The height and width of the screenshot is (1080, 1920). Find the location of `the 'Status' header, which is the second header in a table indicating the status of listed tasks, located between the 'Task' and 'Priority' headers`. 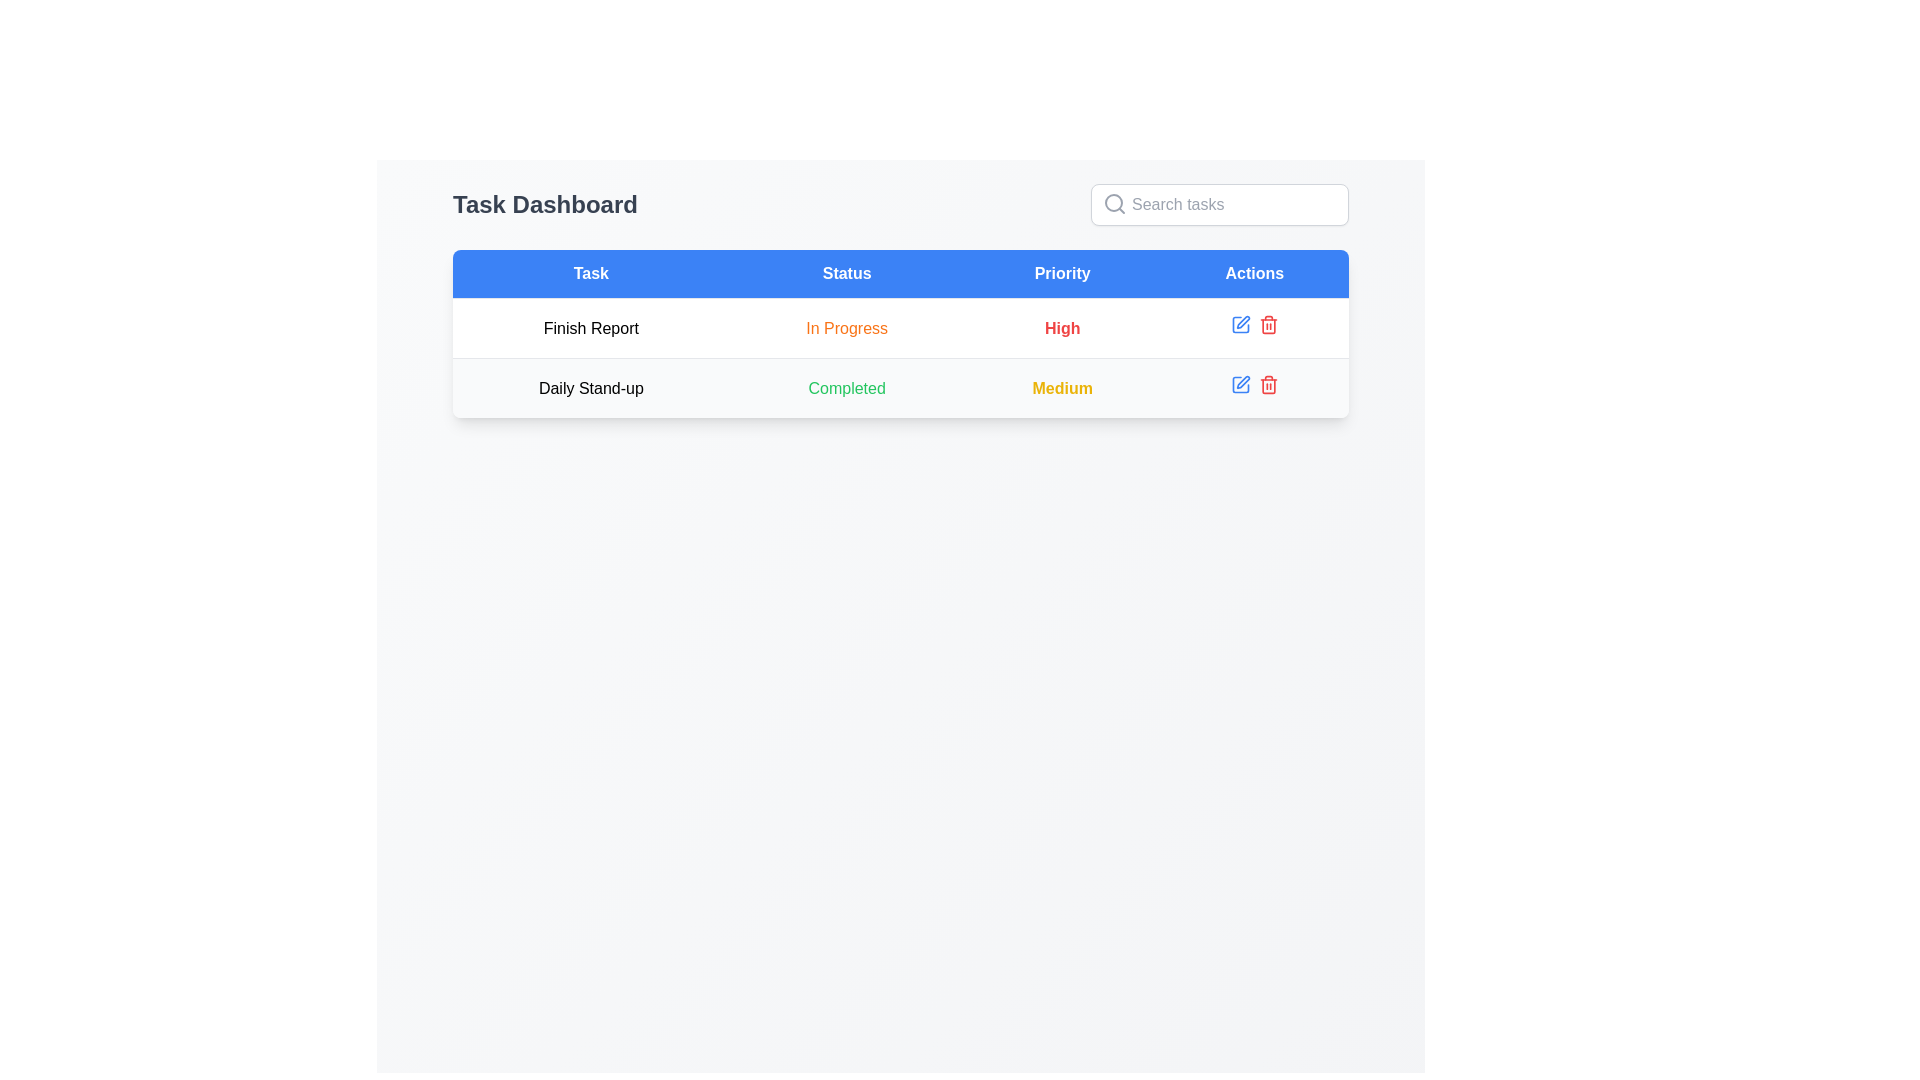

the 'Status' header, which is the second header in a table indicating the status of listed tasks, located between the 'Task' and 'Priority' headers is located at coordinates (847, 274).